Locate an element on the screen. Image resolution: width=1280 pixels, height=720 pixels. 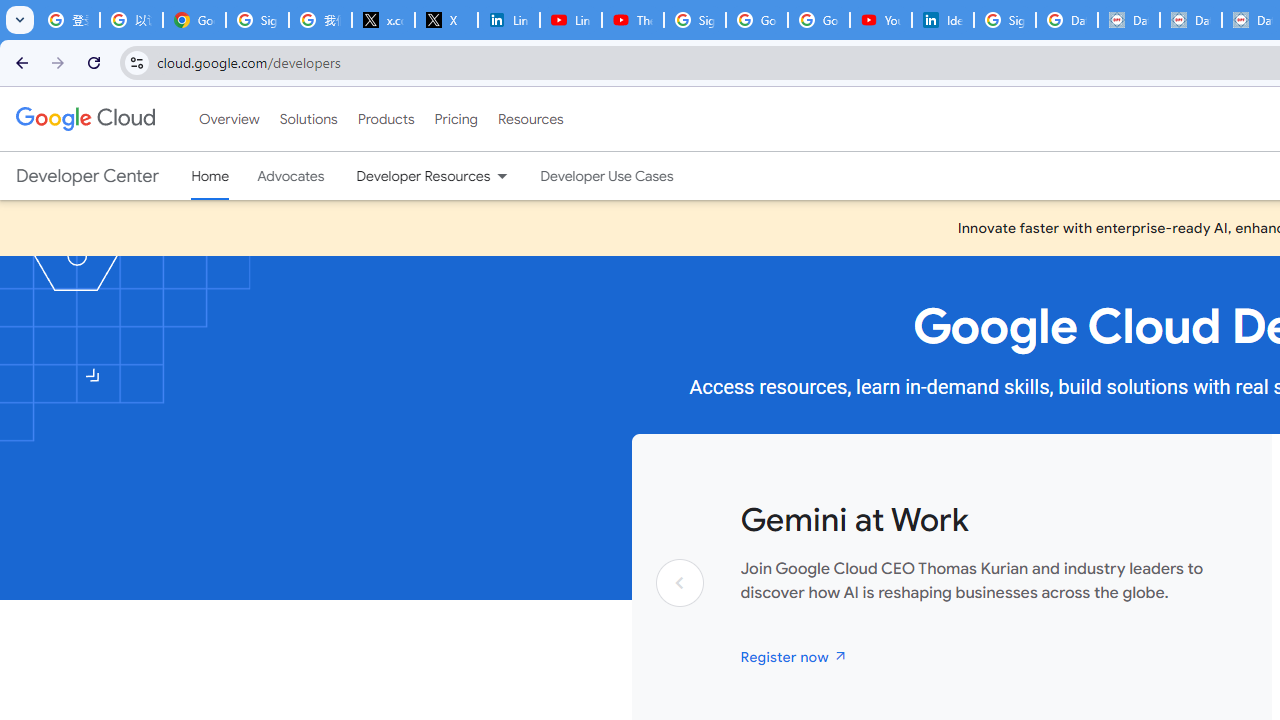
'Resources' is located at coordinates (530, 119).